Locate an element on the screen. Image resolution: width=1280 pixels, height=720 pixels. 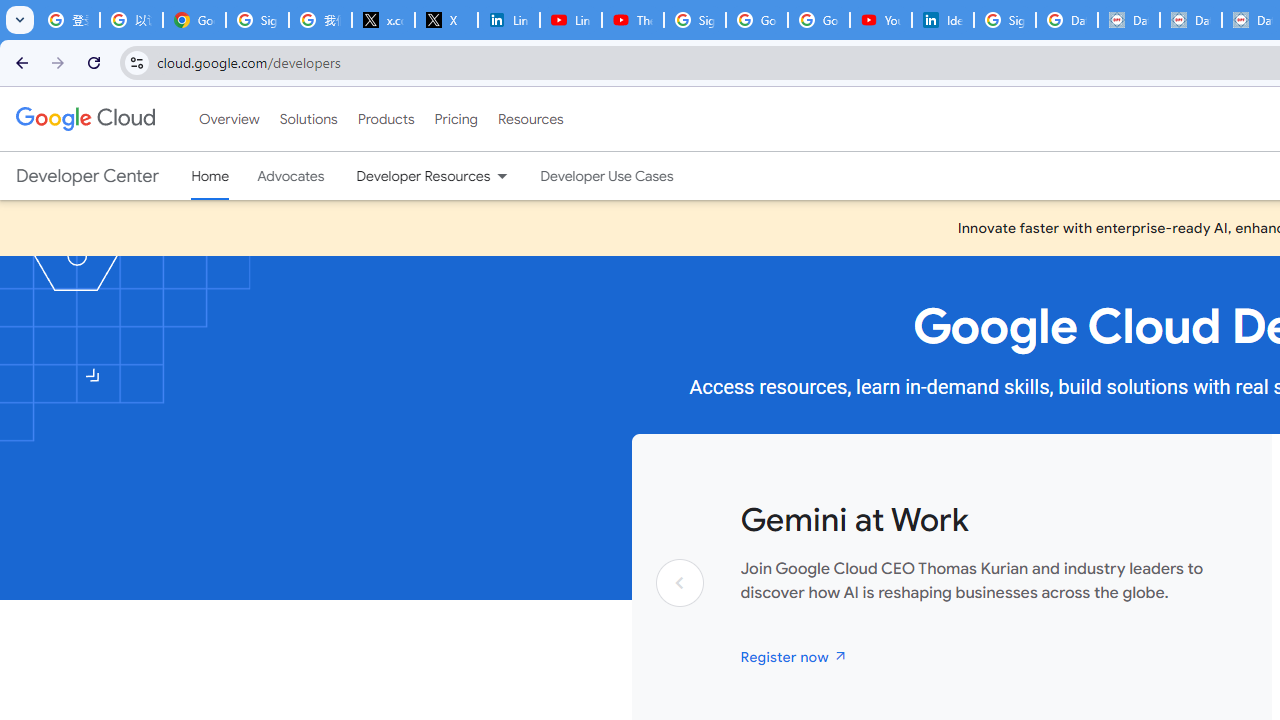
'Resources' is located at coordinates (530, 119).